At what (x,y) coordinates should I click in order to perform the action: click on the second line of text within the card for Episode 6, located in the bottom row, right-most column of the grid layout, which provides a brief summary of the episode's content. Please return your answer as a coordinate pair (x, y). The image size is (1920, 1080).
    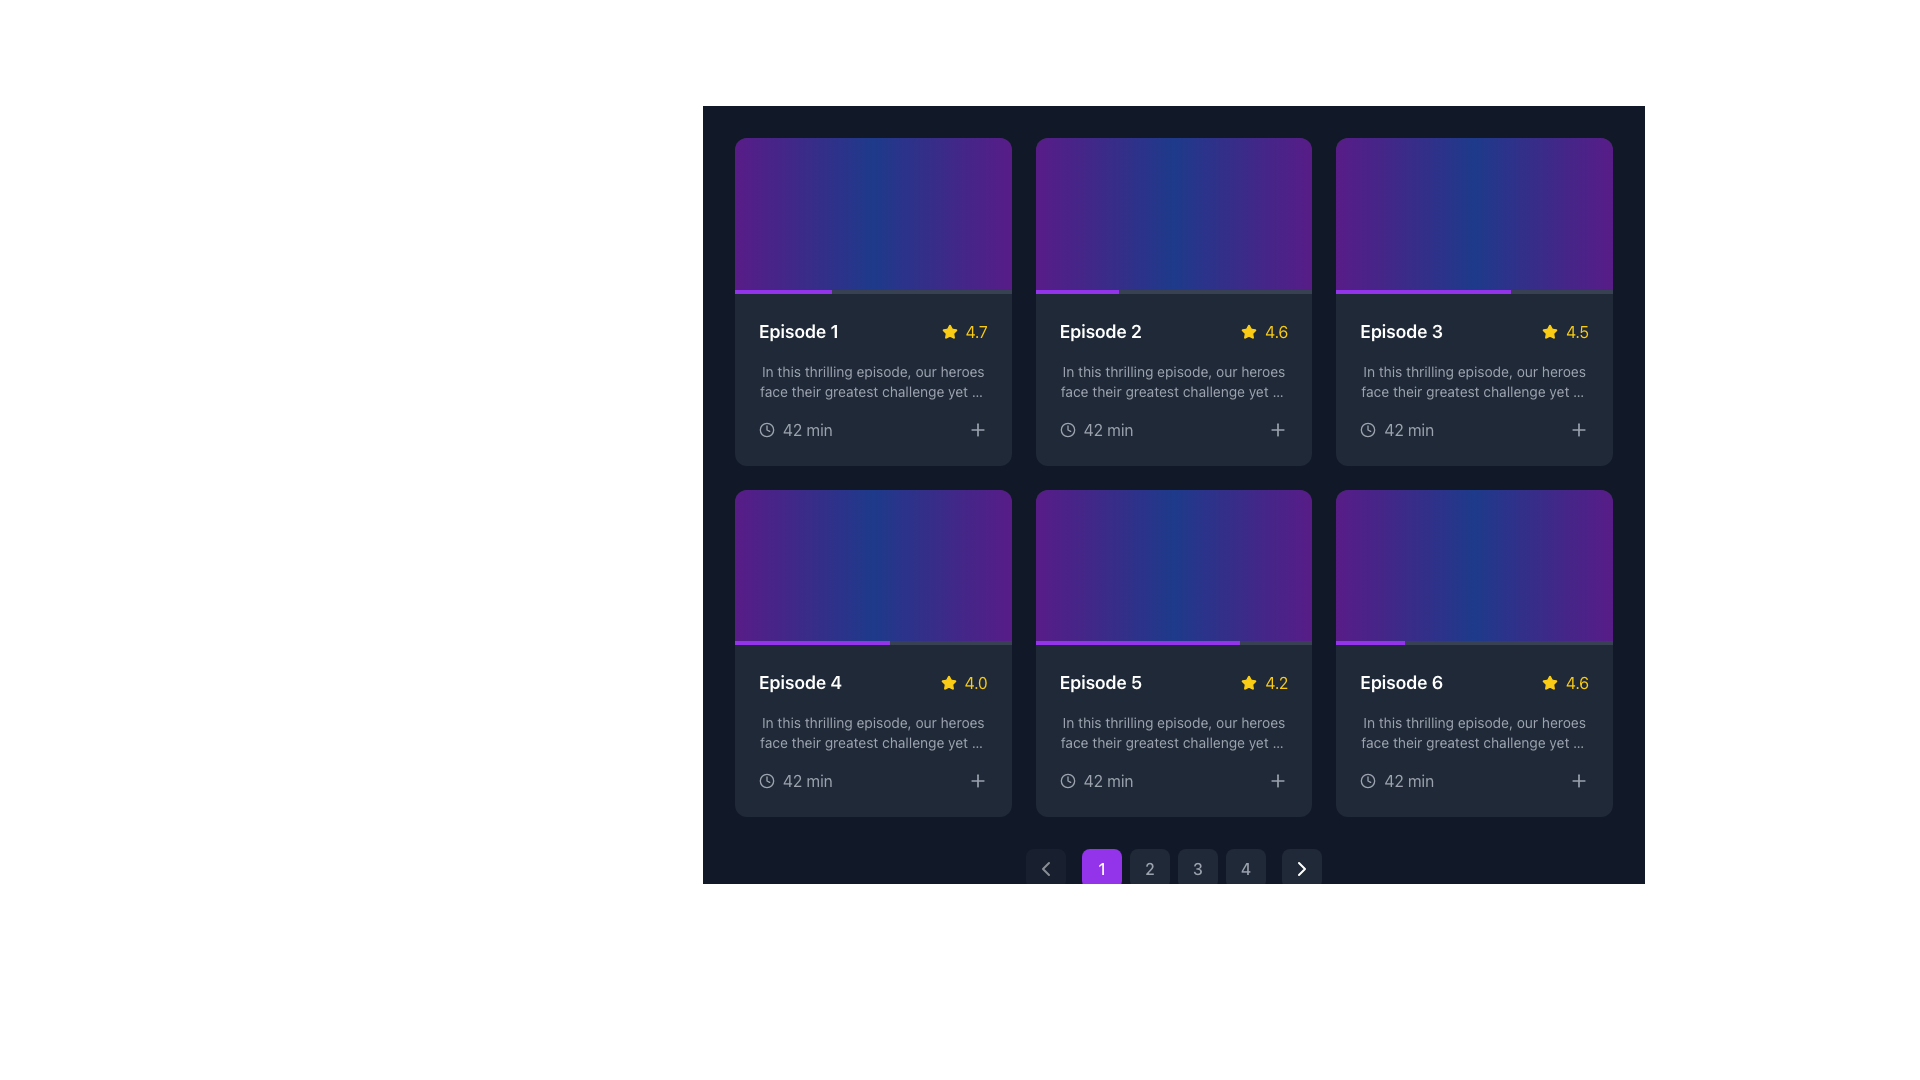
    Looking at the image, I should click on (1474, 733).